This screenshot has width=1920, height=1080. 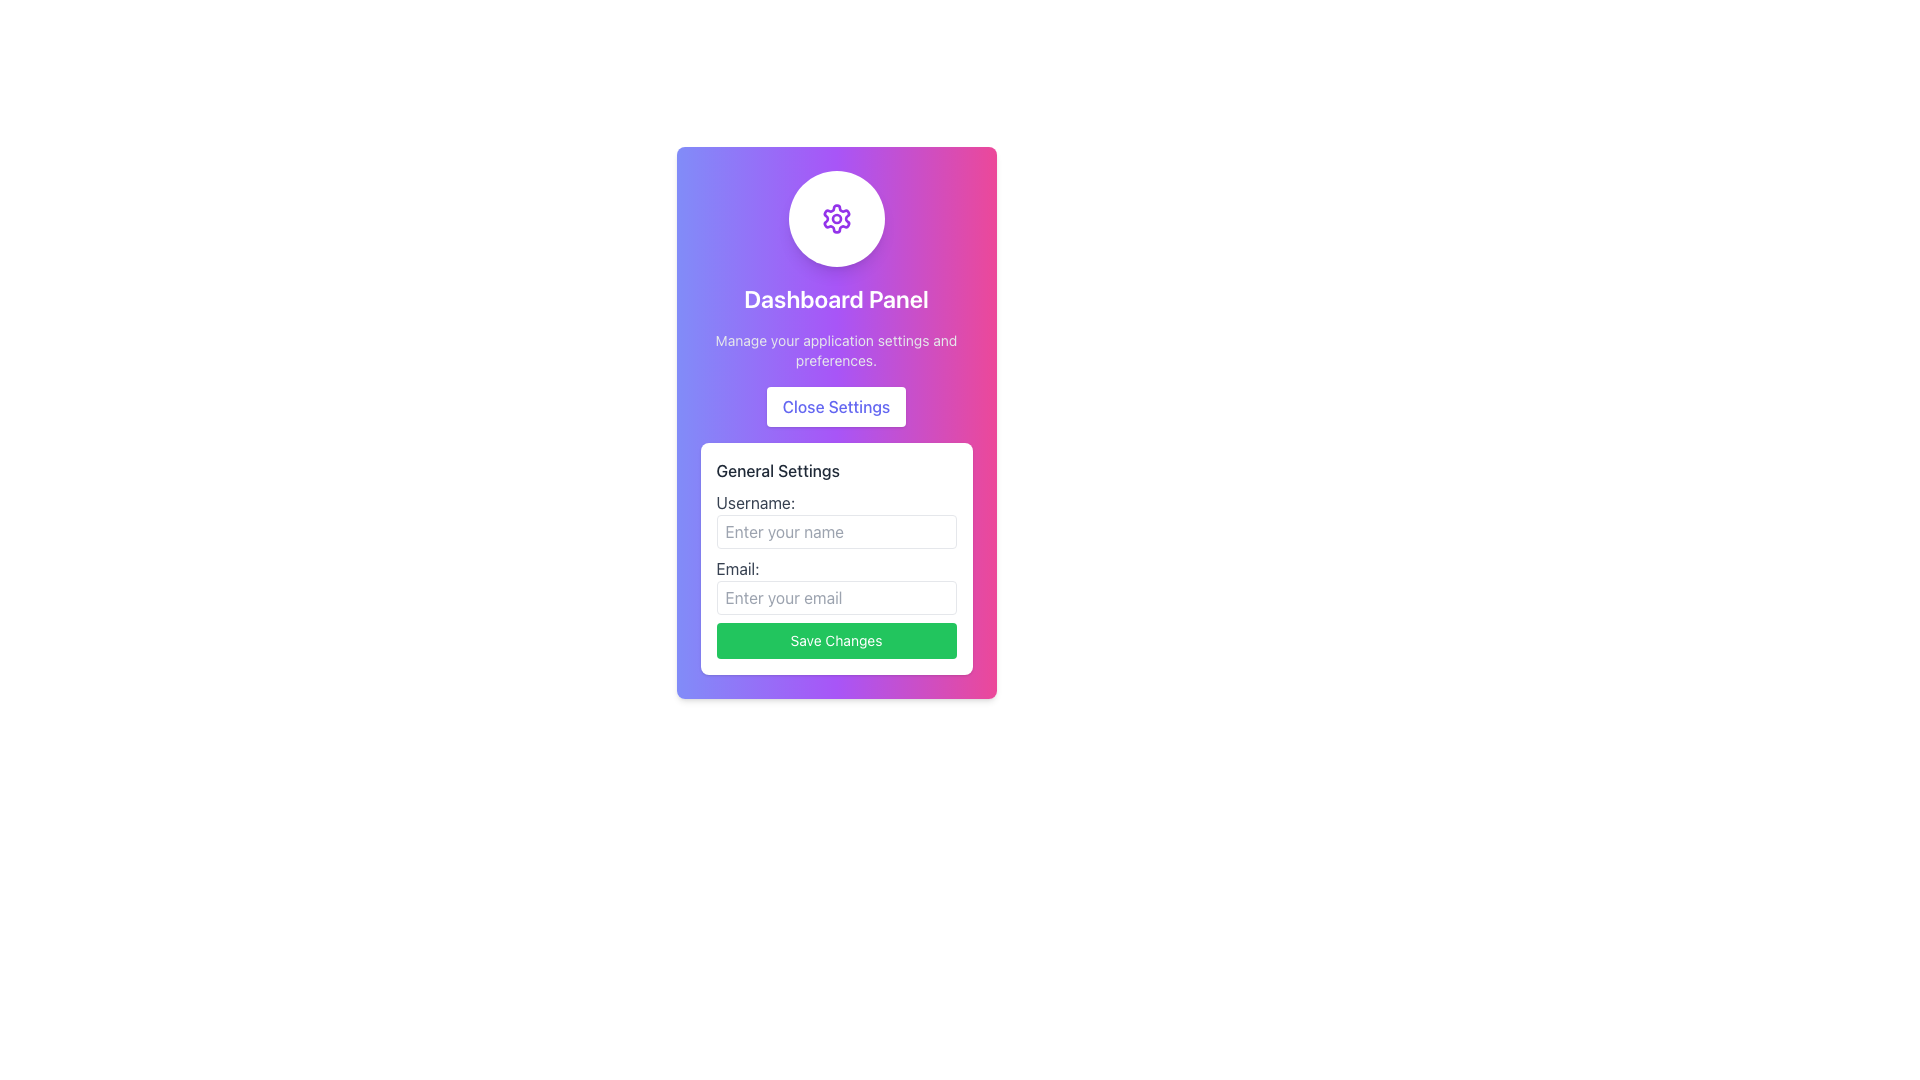 I want to click on the circular button-like component with a white background and a purple gear icon, which is located at the top of the panel above the 'Dashboard Panel' title text, so click(x=836, y=219).